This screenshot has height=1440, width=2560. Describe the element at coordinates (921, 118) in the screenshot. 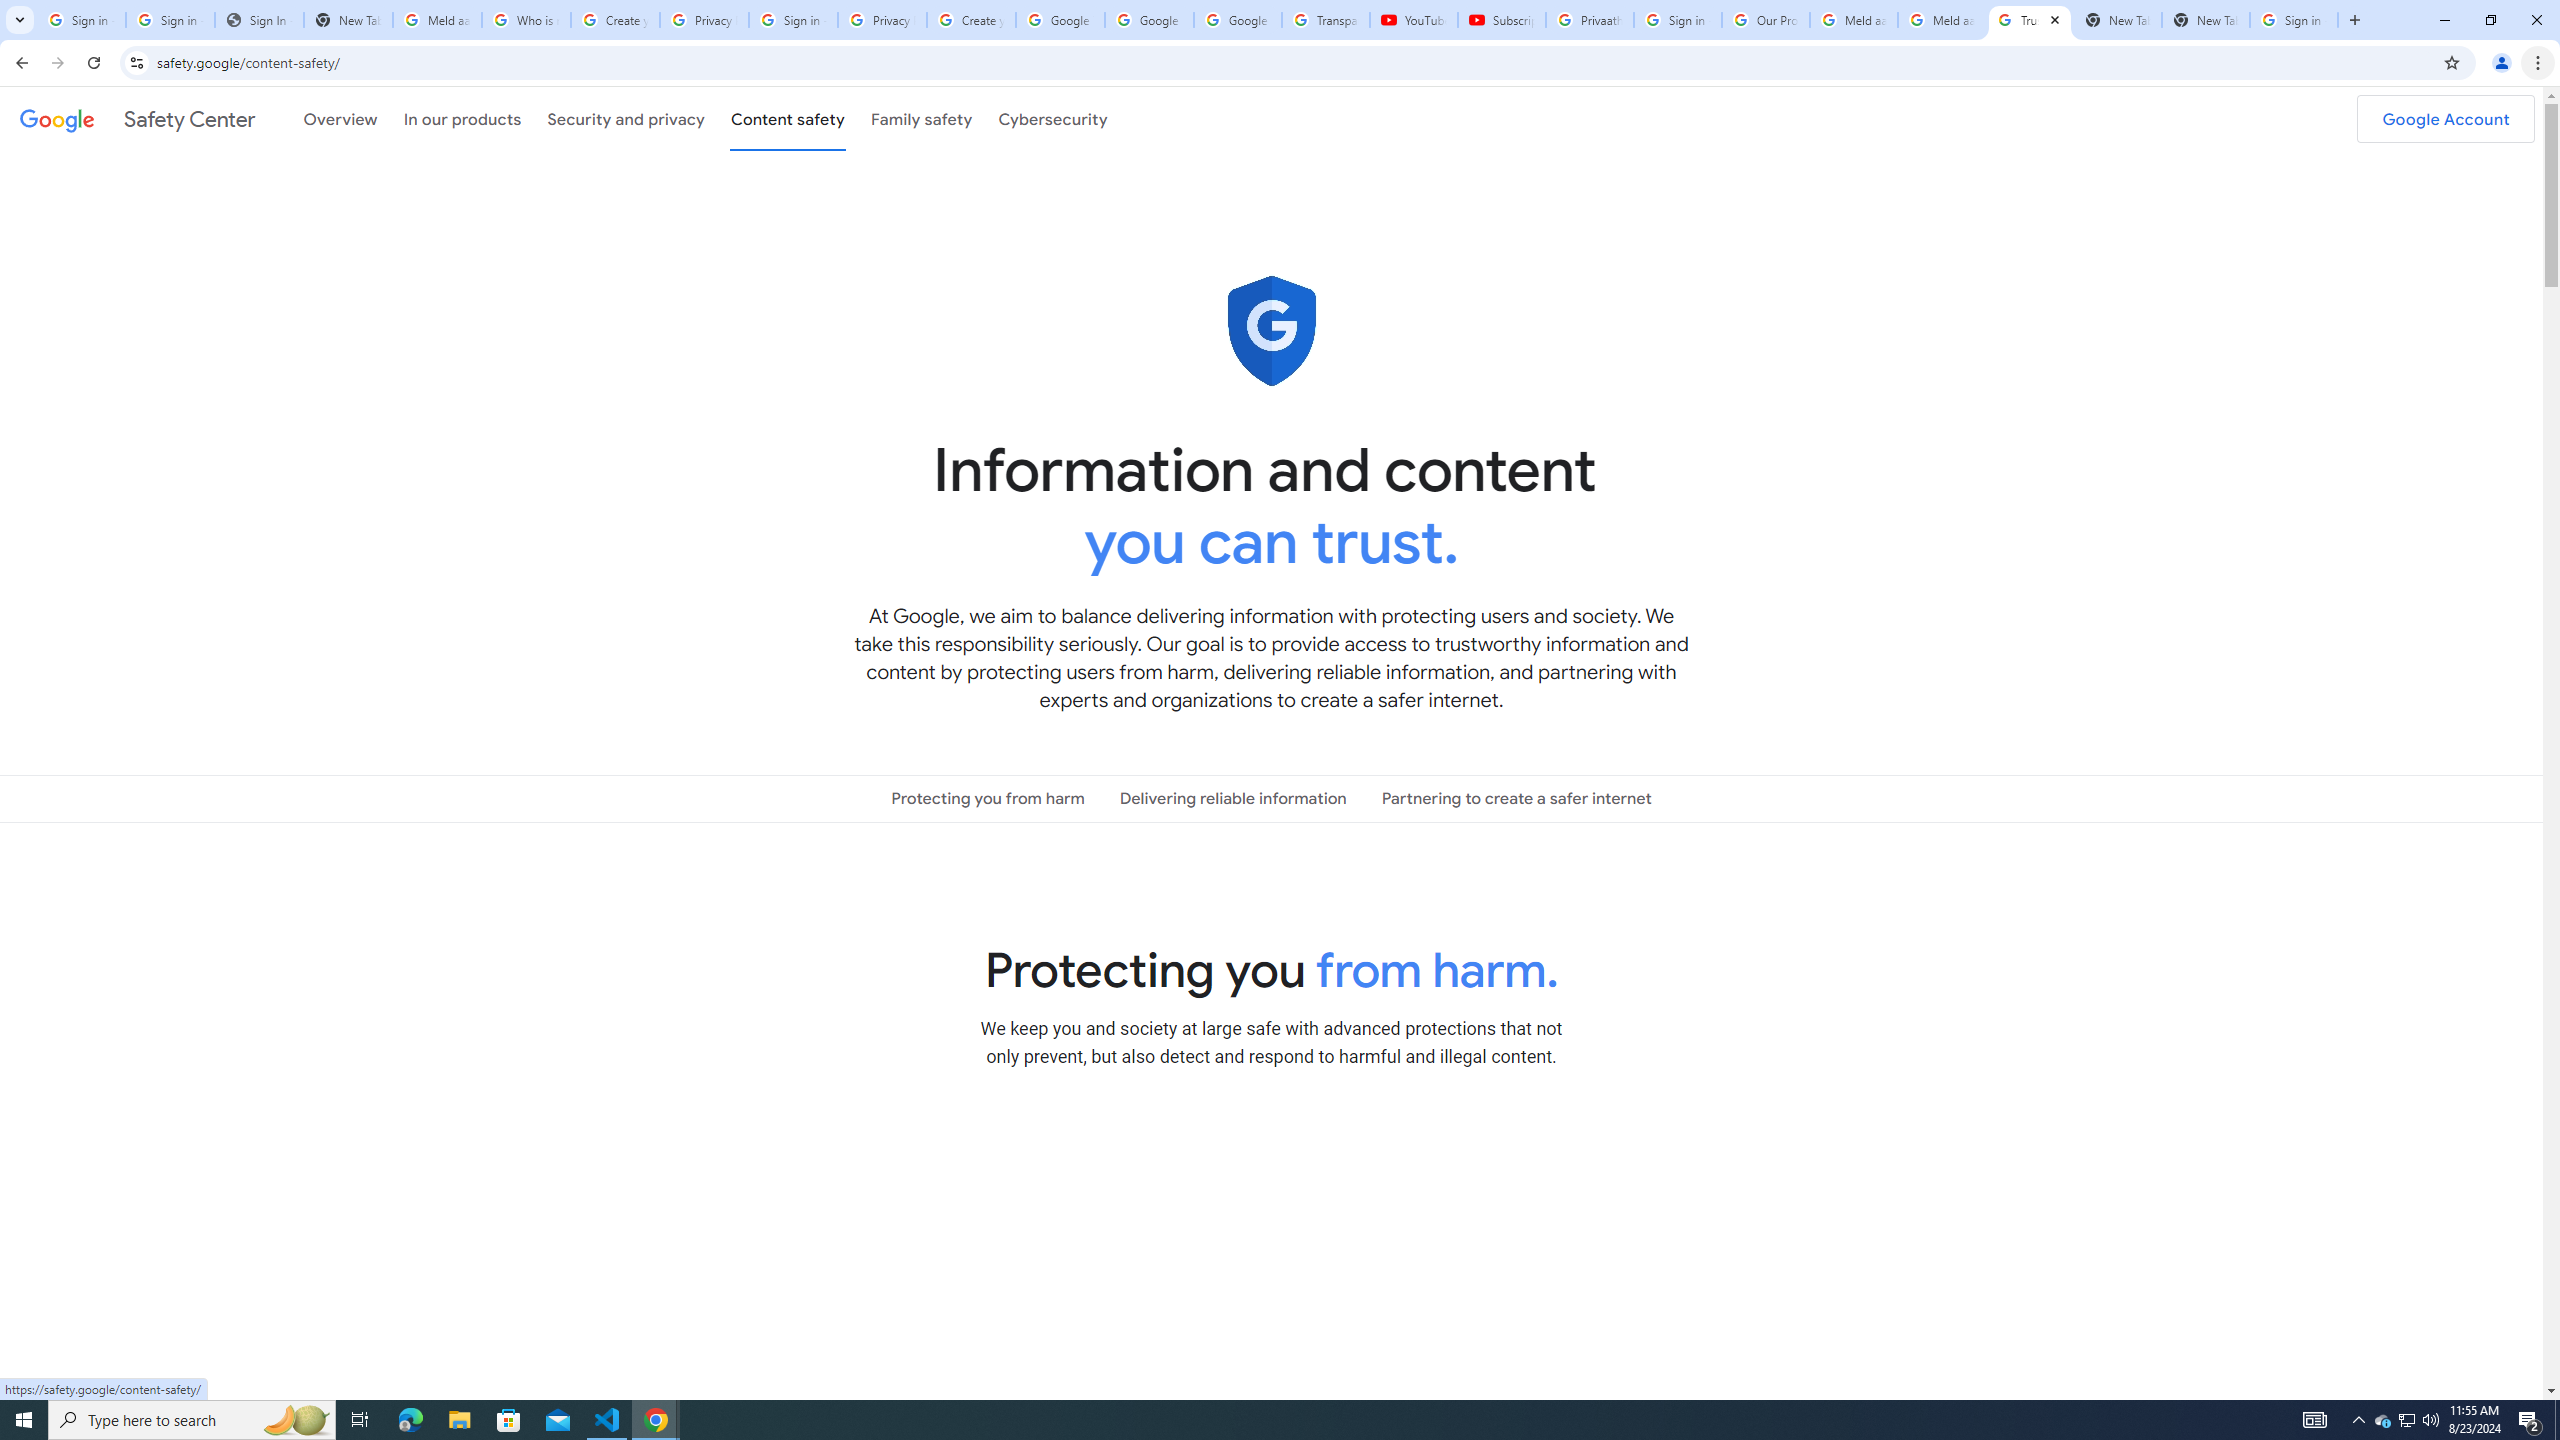

I see `'Family safety'` at that location.